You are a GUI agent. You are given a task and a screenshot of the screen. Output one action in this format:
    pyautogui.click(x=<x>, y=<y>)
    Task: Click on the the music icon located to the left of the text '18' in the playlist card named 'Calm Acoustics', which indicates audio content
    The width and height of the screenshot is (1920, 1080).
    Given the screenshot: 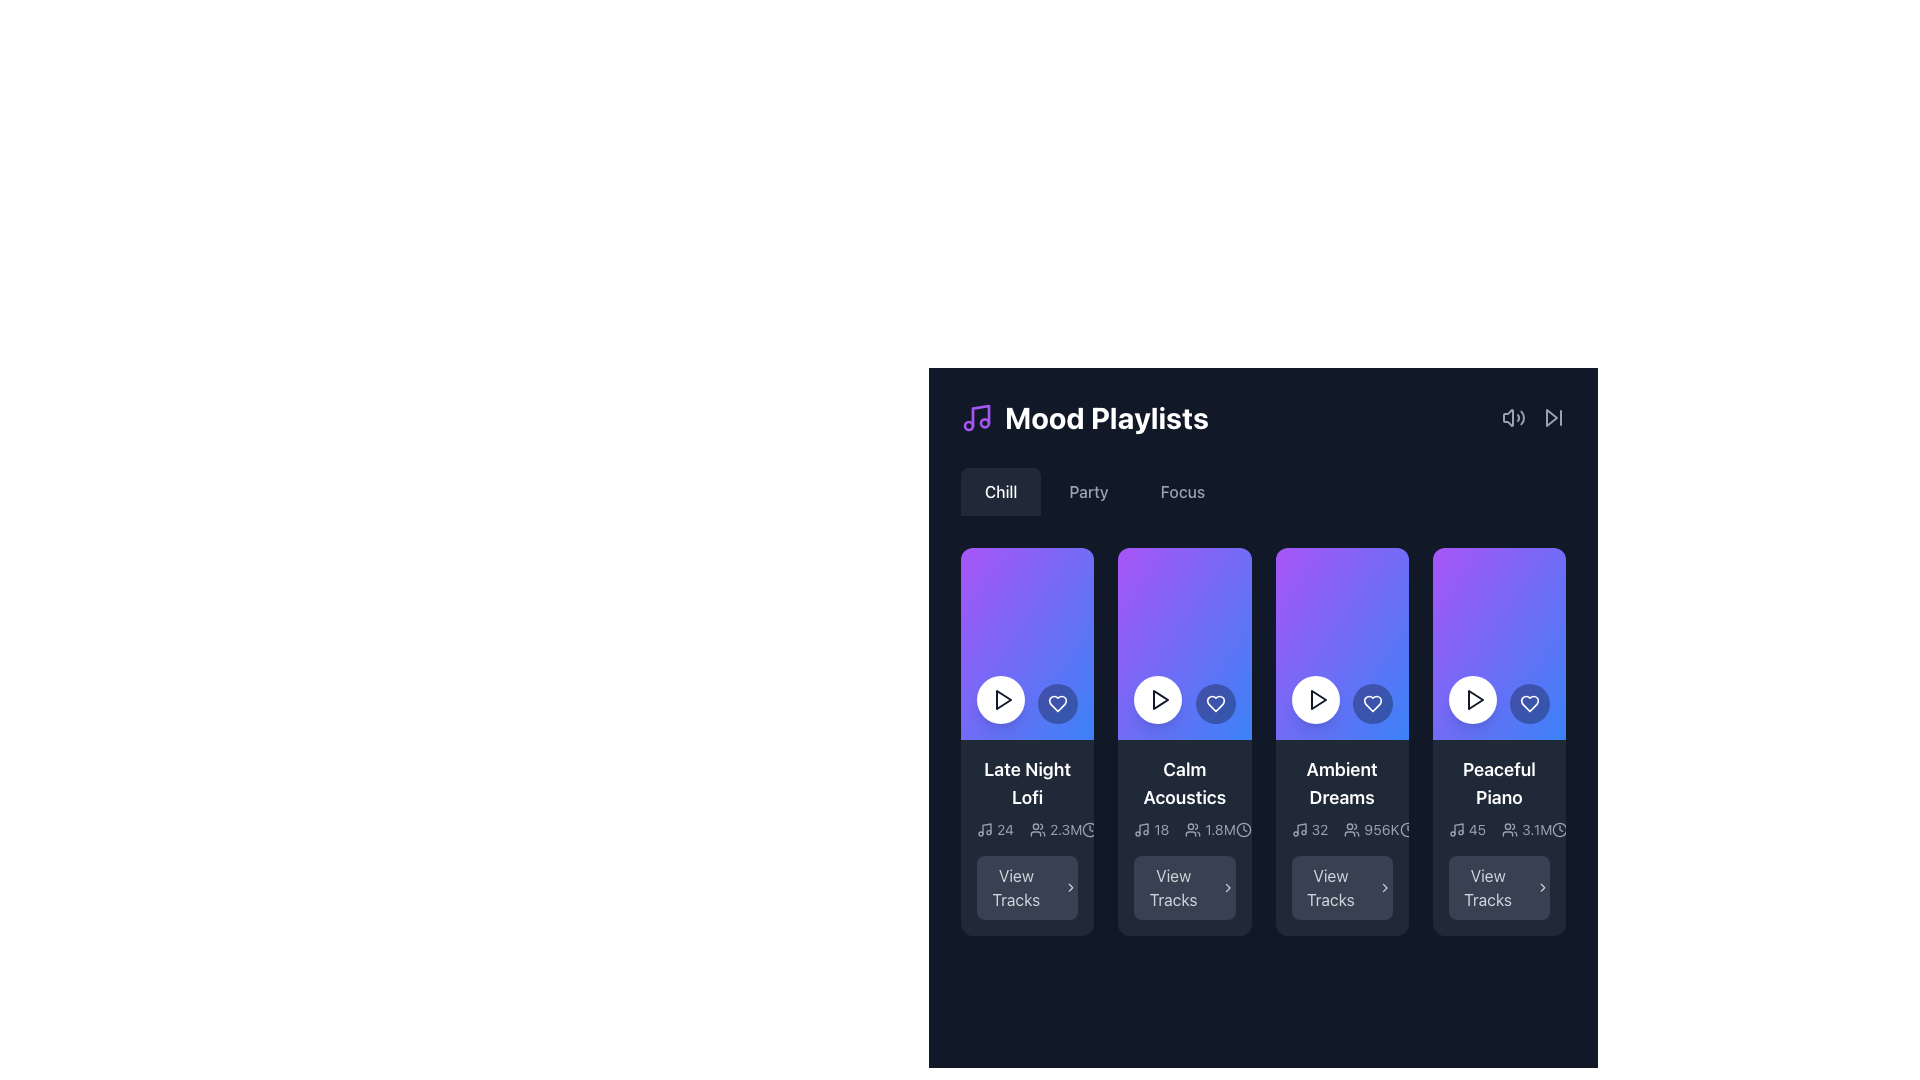 What is the action you would take?
    pyautogui.click(x=1142, y=829)
    